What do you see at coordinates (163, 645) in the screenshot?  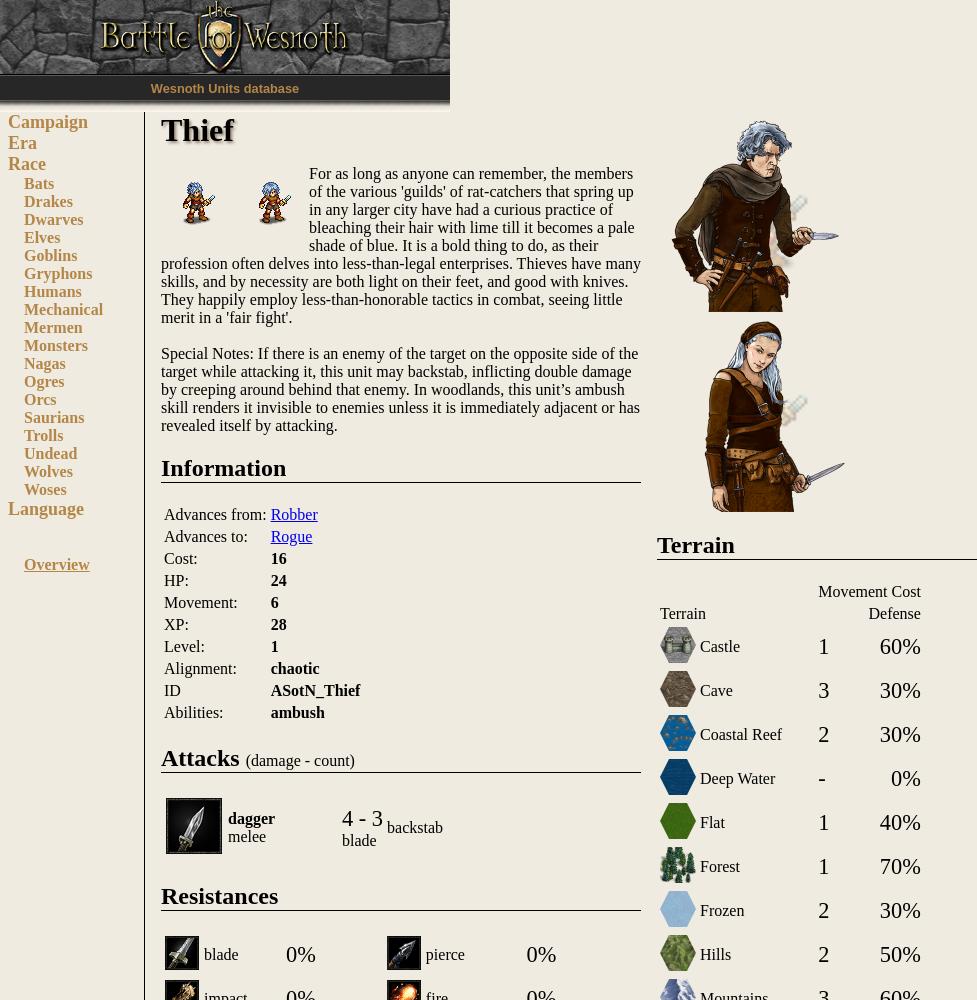 I see `'Level:'` at bounding box center [163, 645].